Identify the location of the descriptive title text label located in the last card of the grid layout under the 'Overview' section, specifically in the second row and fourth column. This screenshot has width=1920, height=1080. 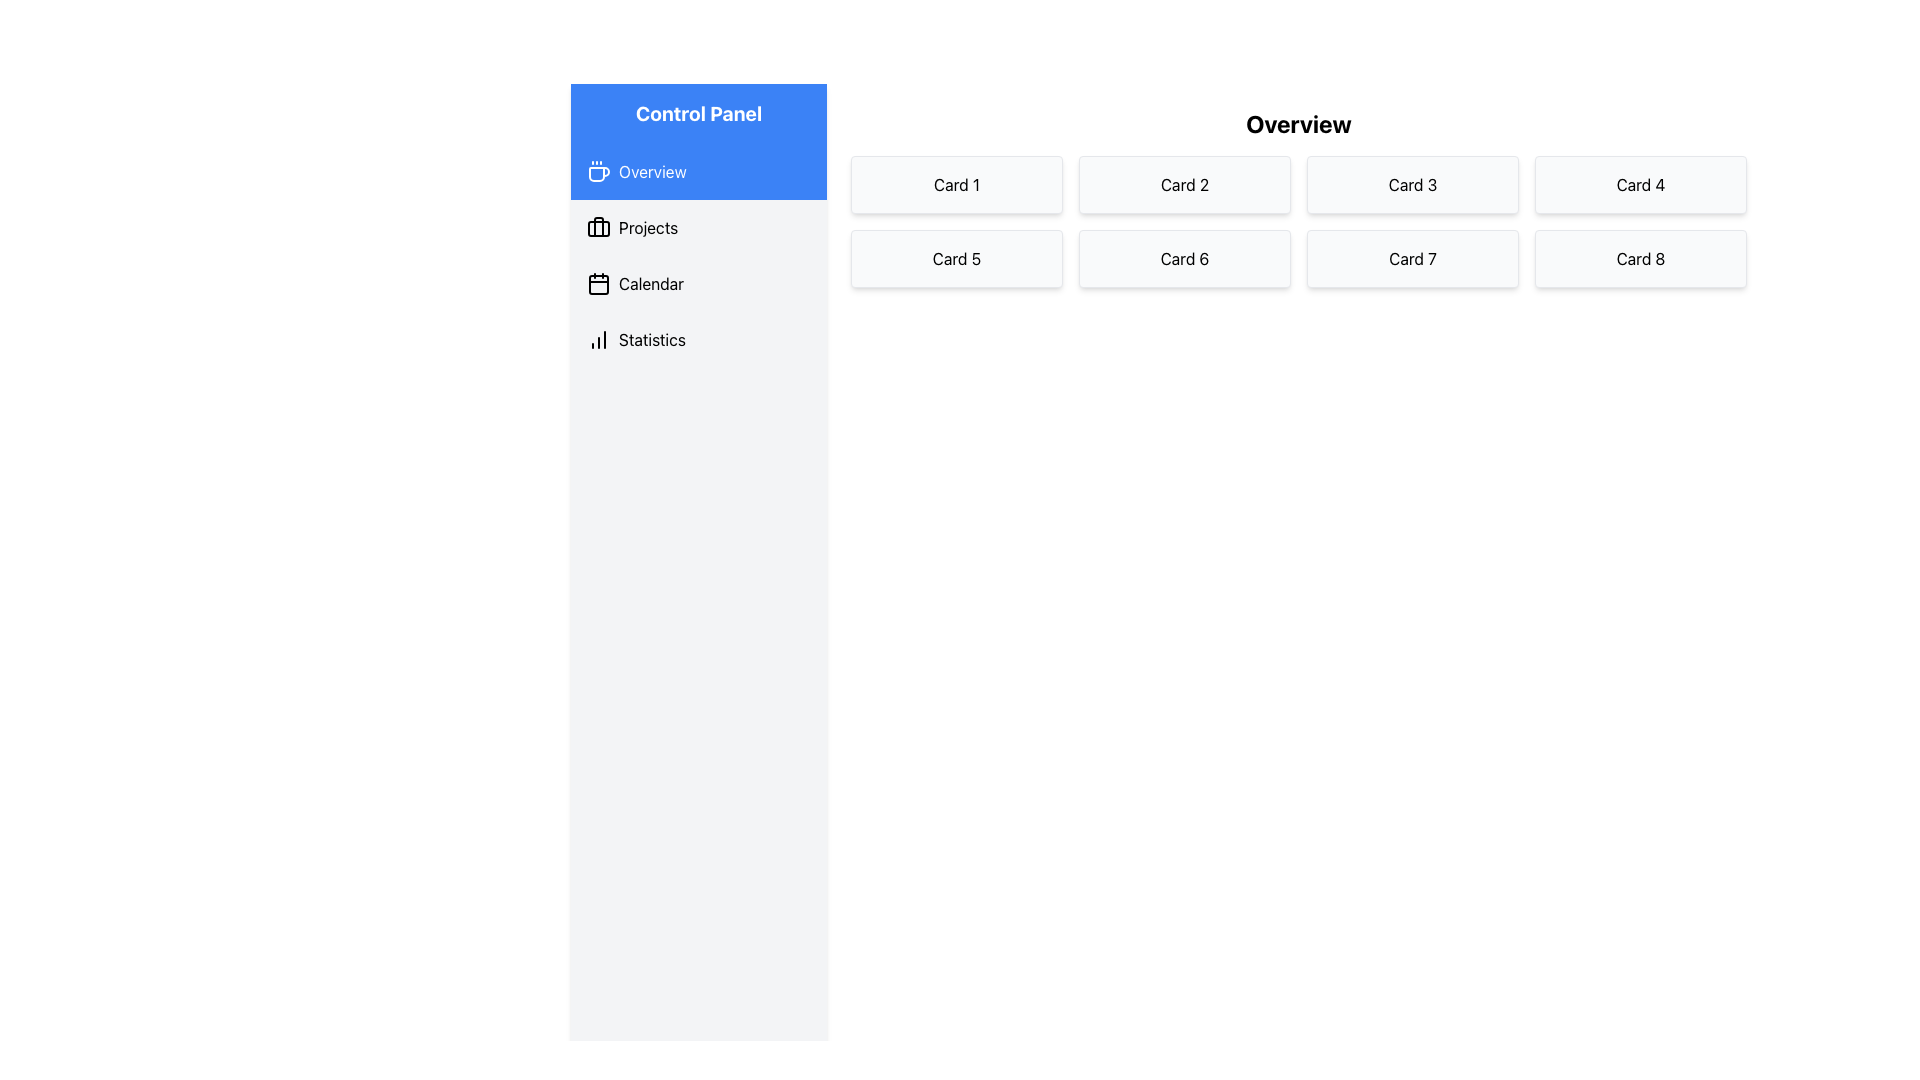
(1641, 257).